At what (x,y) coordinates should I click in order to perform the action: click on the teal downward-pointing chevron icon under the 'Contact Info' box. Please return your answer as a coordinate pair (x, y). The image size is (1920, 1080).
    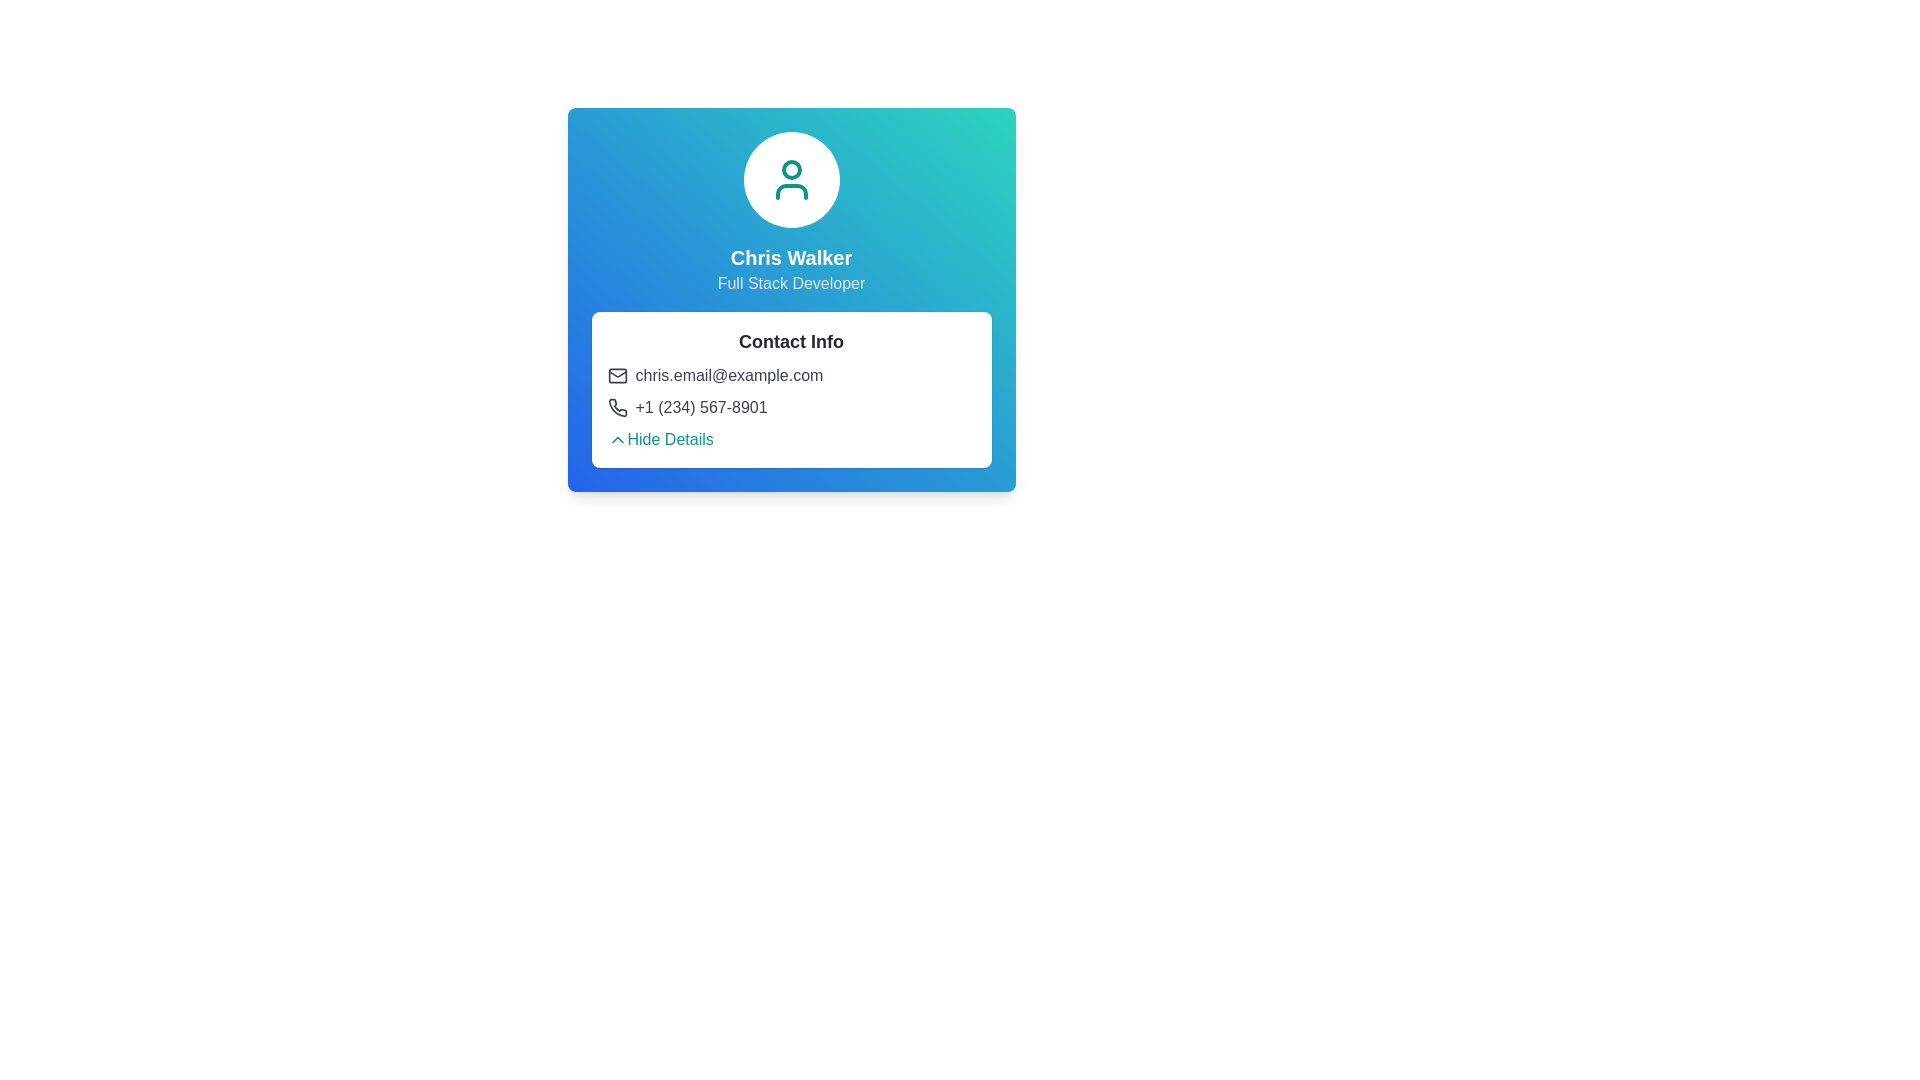
    Looking at the image, I should click on (616, 438).